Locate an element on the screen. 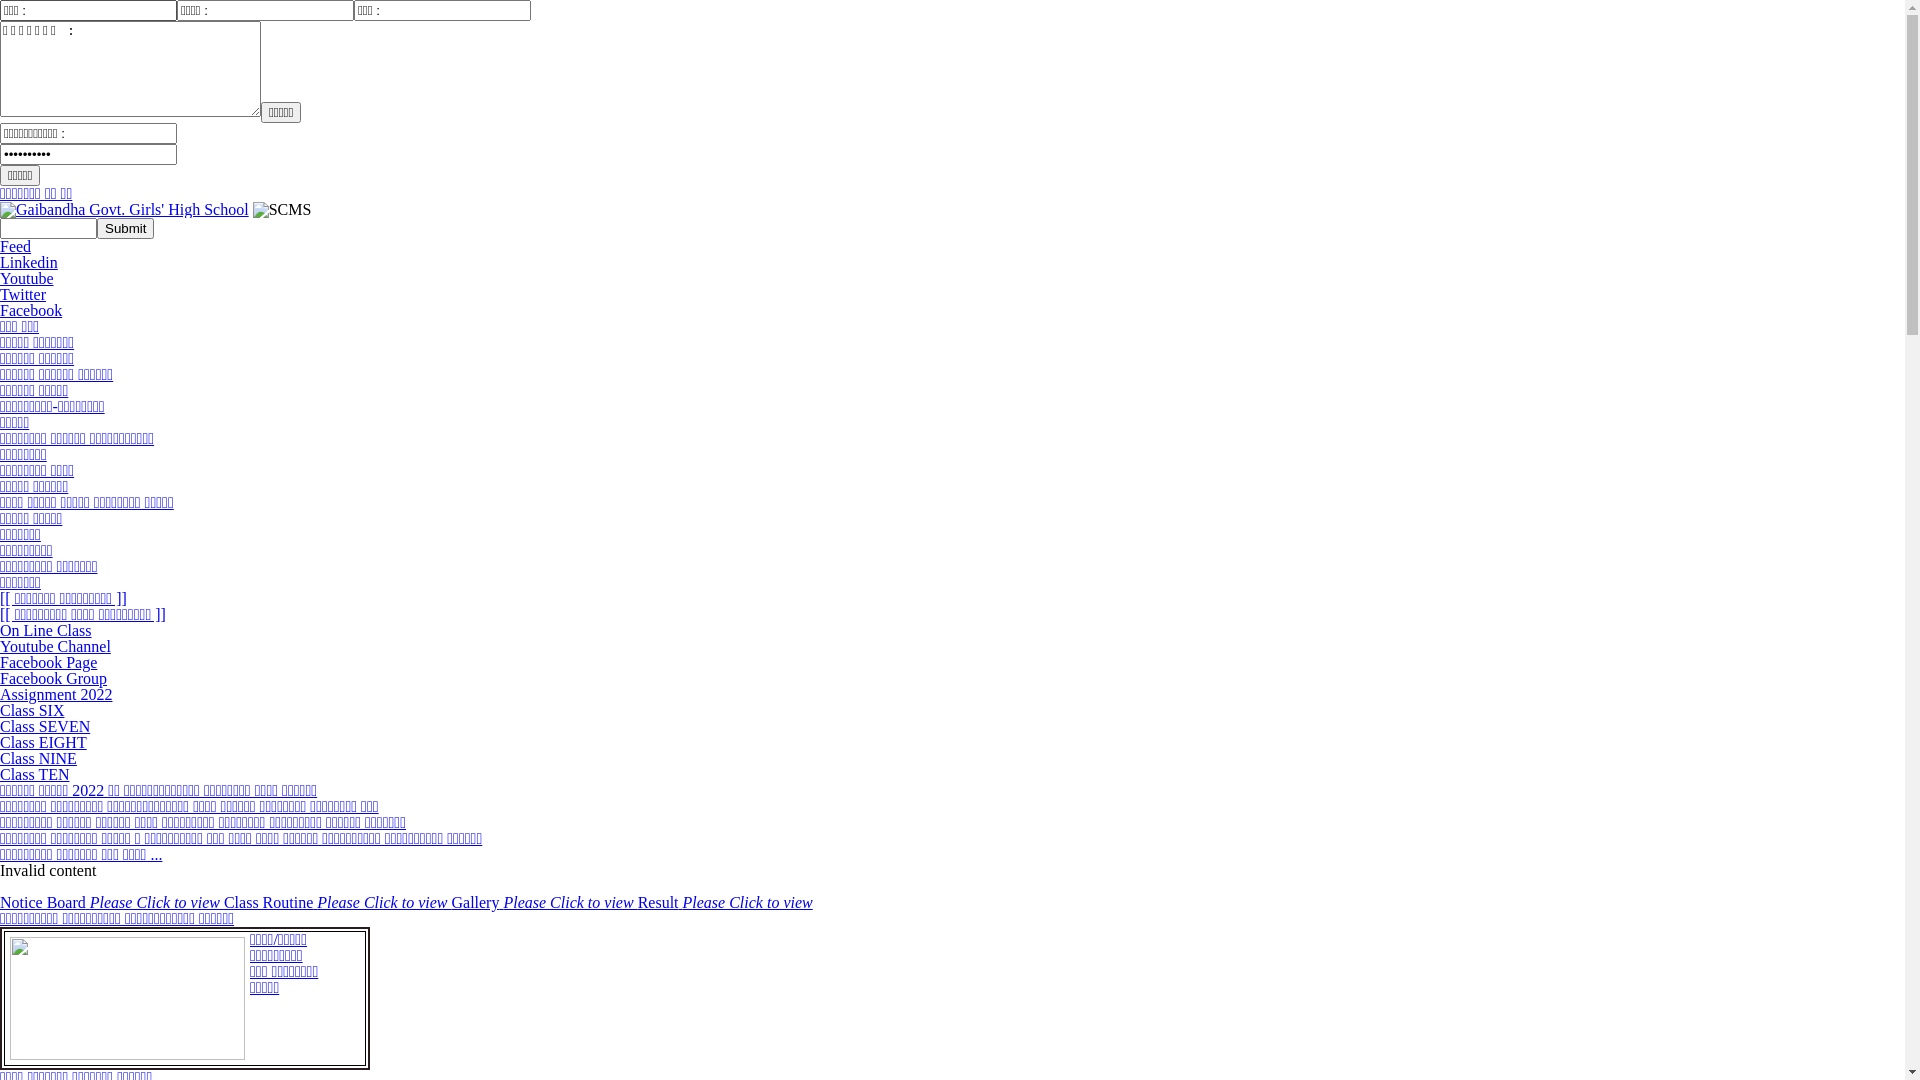 The width and height of the screenshot is (1920, 1080). 'Facebook Page' is located at coordinates (48, 662).